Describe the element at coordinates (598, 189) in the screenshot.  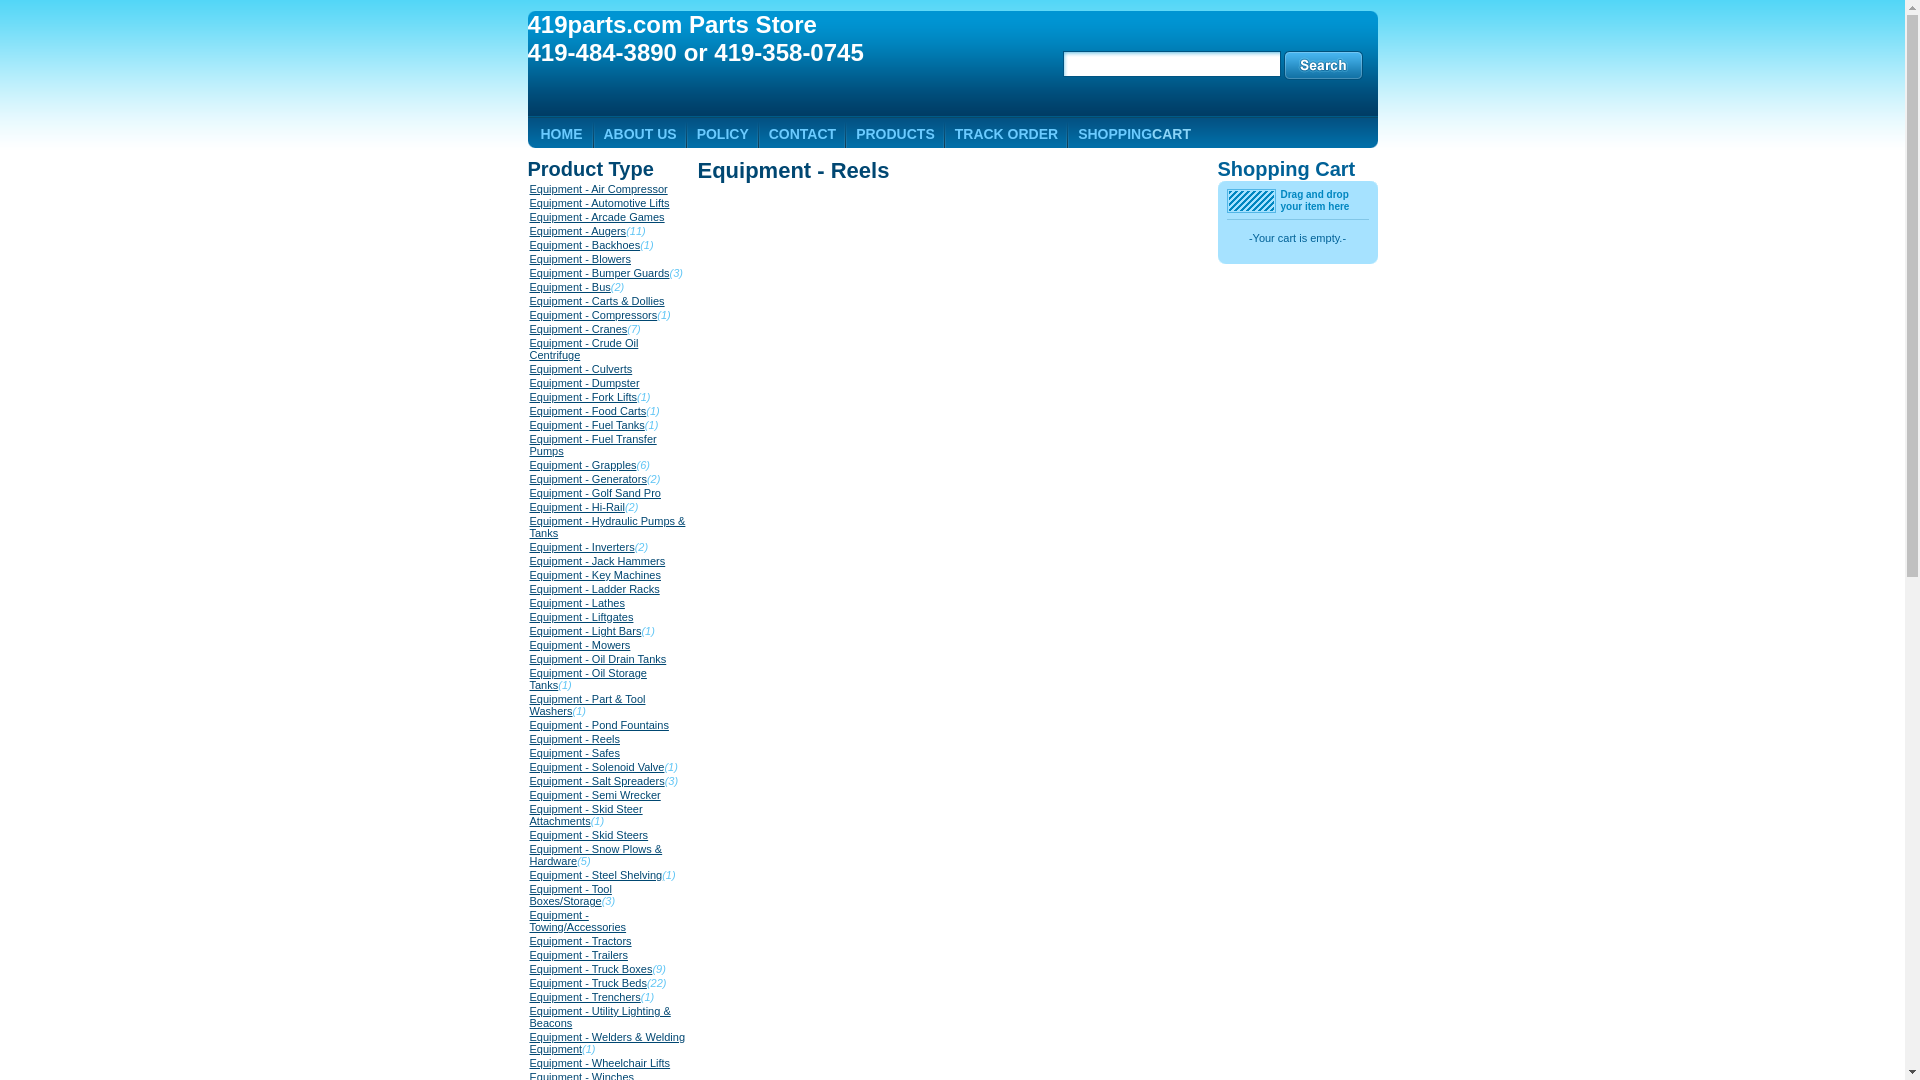
I see `'Equipment - Air Compressor'` at that location.